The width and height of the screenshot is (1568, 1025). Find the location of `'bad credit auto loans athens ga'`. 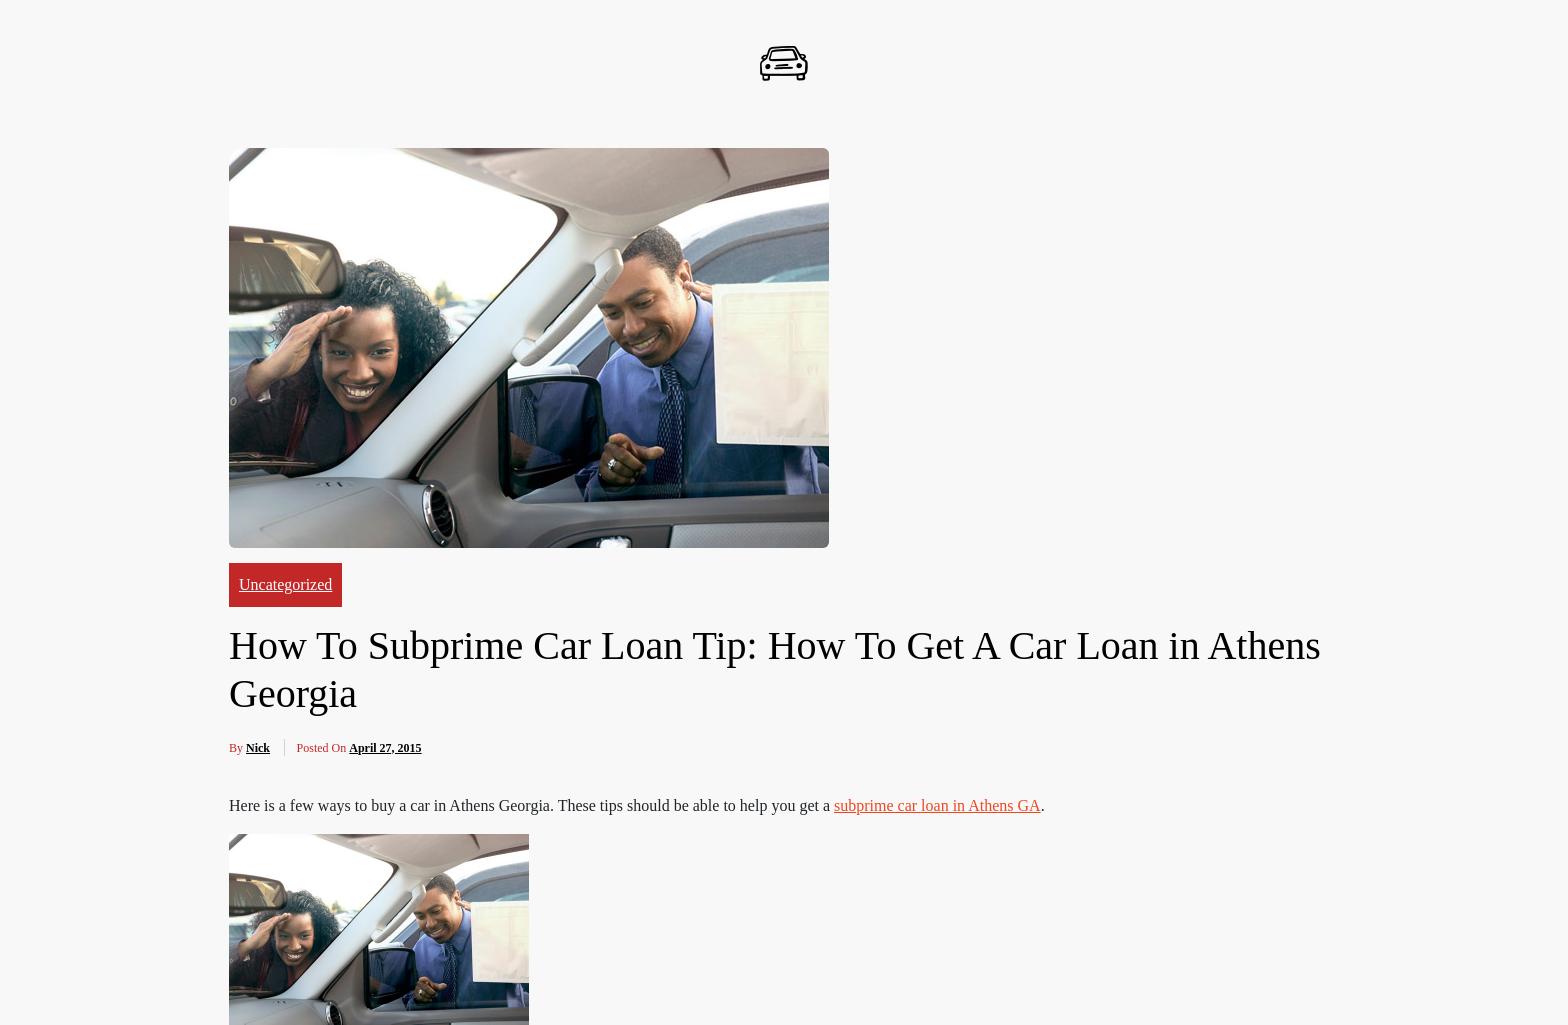

'bad credit auto loans athens ga' is located at coordinates (683, 786).